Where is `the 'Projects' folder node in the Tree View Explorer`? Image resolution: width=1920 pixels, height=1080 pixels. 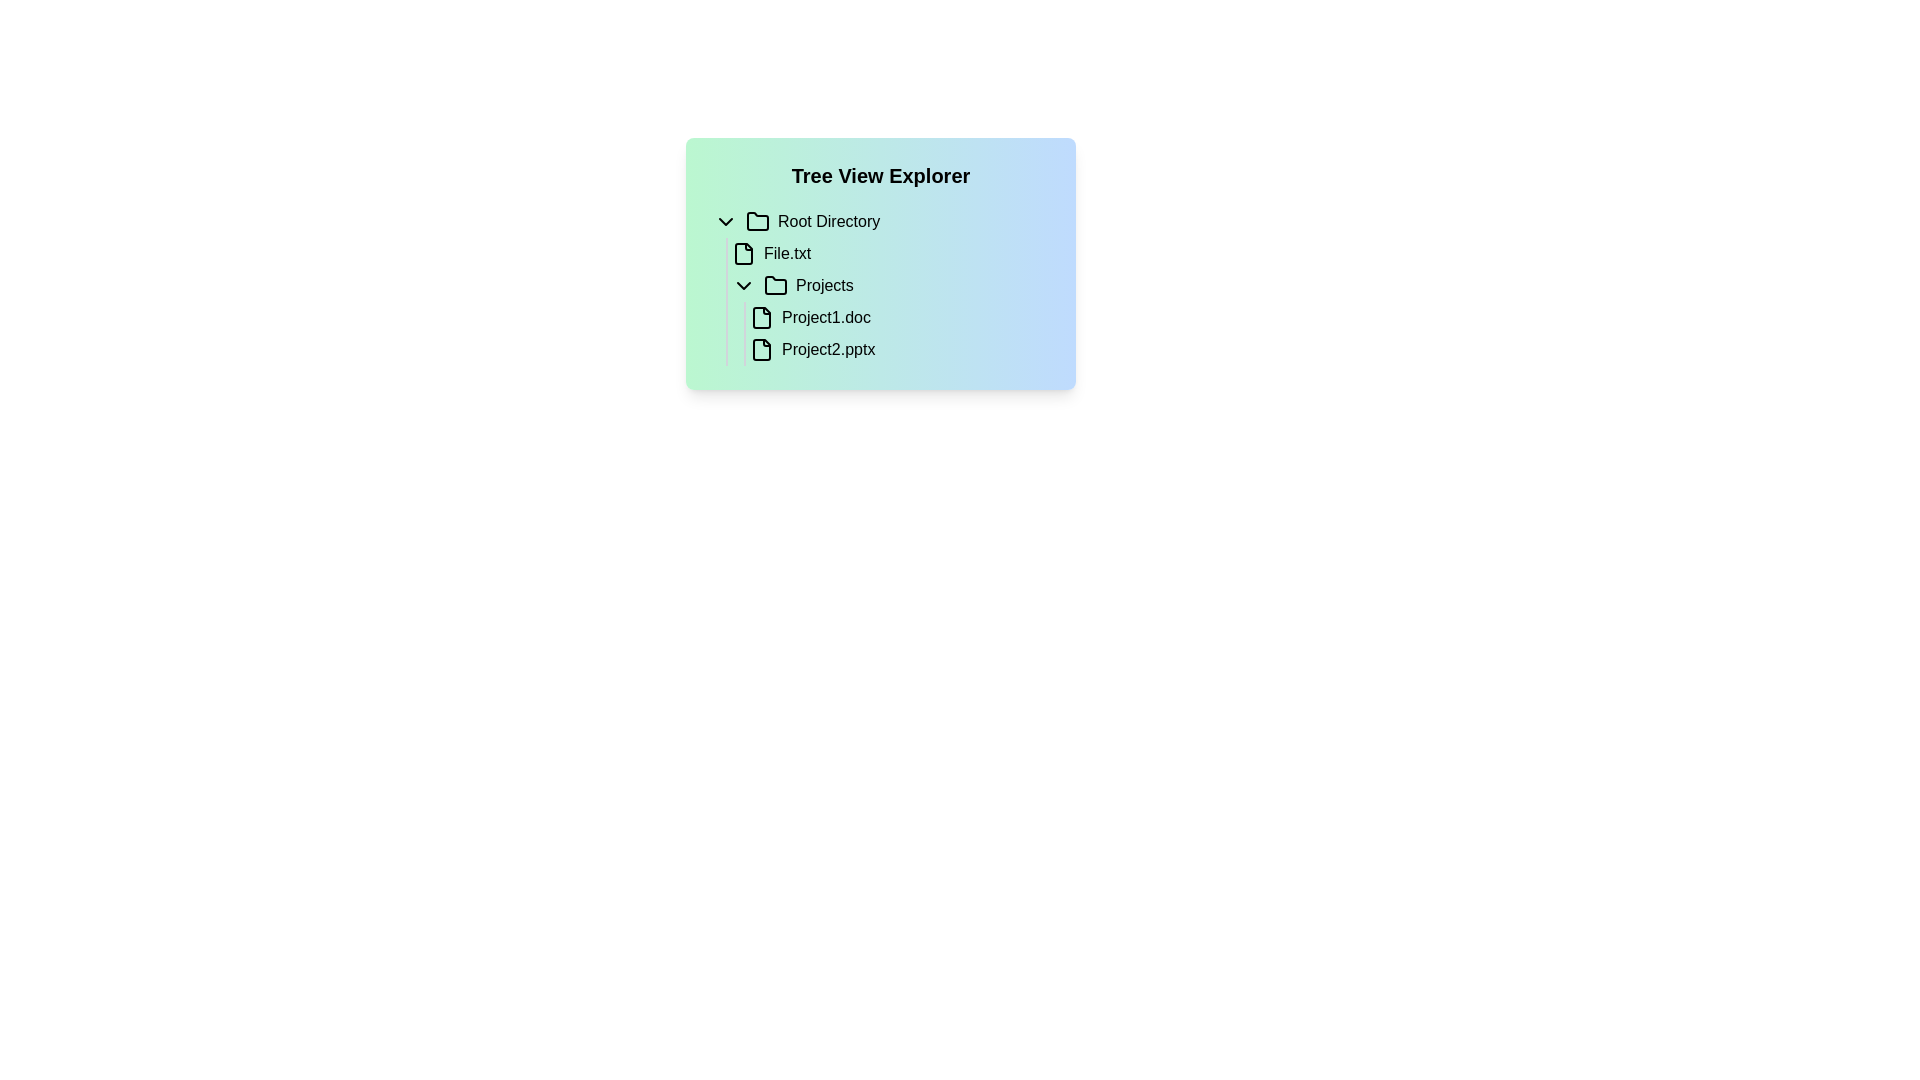 the 'Projects' folder node in the Tree View Explorer is located at coordinates (880, 285).